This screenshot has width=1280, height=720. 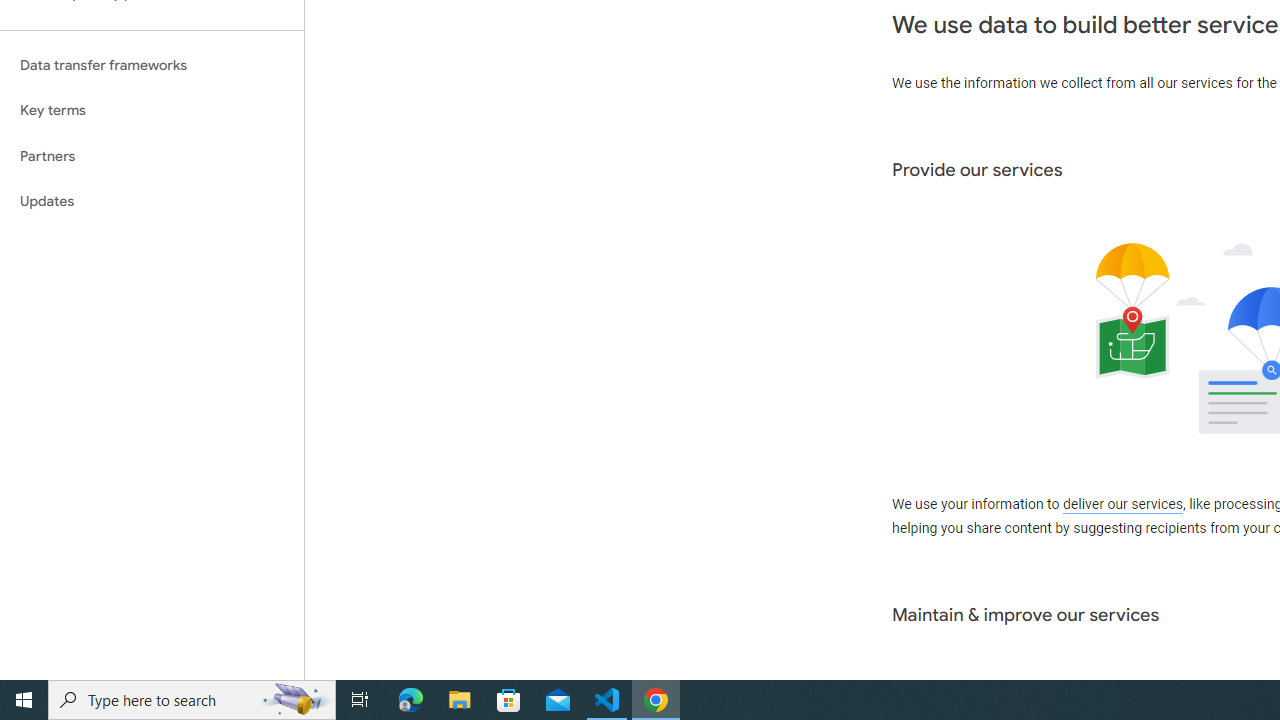 I want to click on 'Updates', so click(x=151, y=201).